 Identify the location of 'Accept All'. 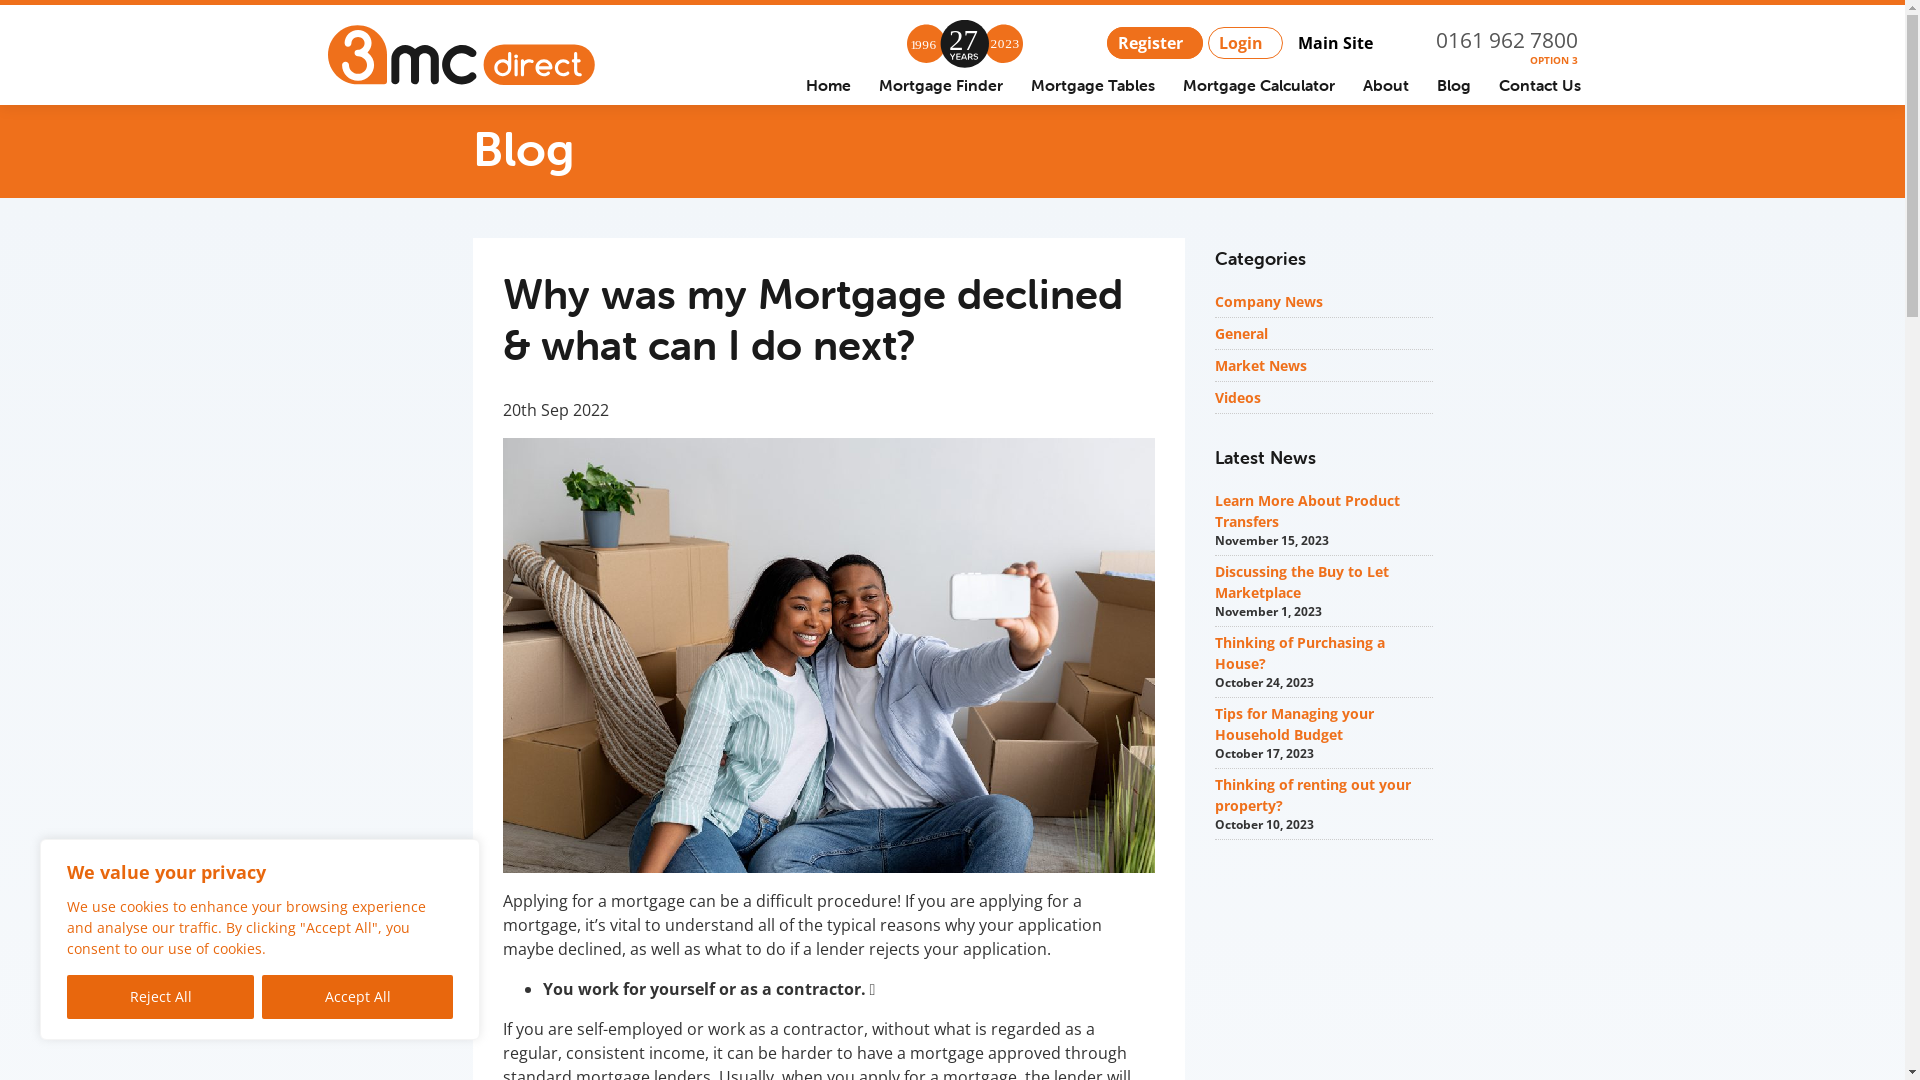
(357, 996).